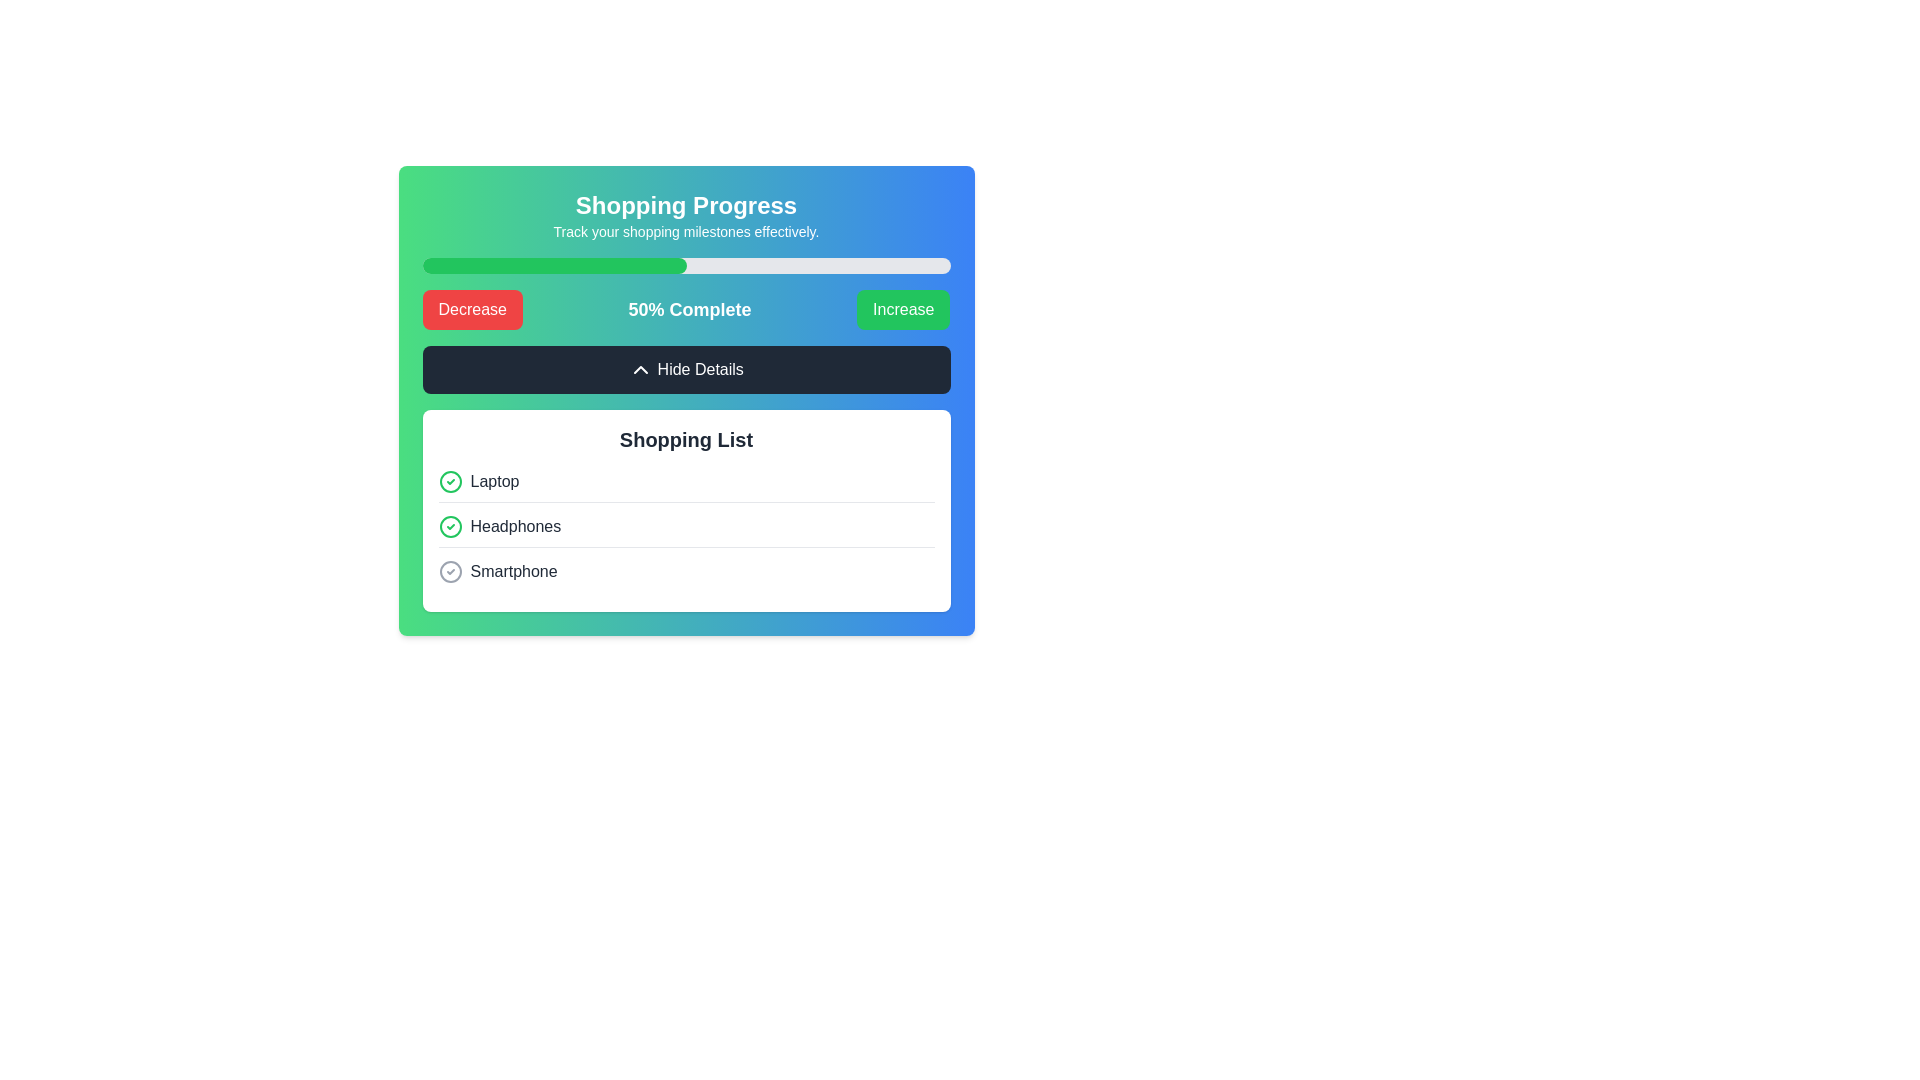 The height and width of the screenshot is (1080, 1920). I want to click on the third text label in the vertically stacked 'Shopping List', so click(513, 571).